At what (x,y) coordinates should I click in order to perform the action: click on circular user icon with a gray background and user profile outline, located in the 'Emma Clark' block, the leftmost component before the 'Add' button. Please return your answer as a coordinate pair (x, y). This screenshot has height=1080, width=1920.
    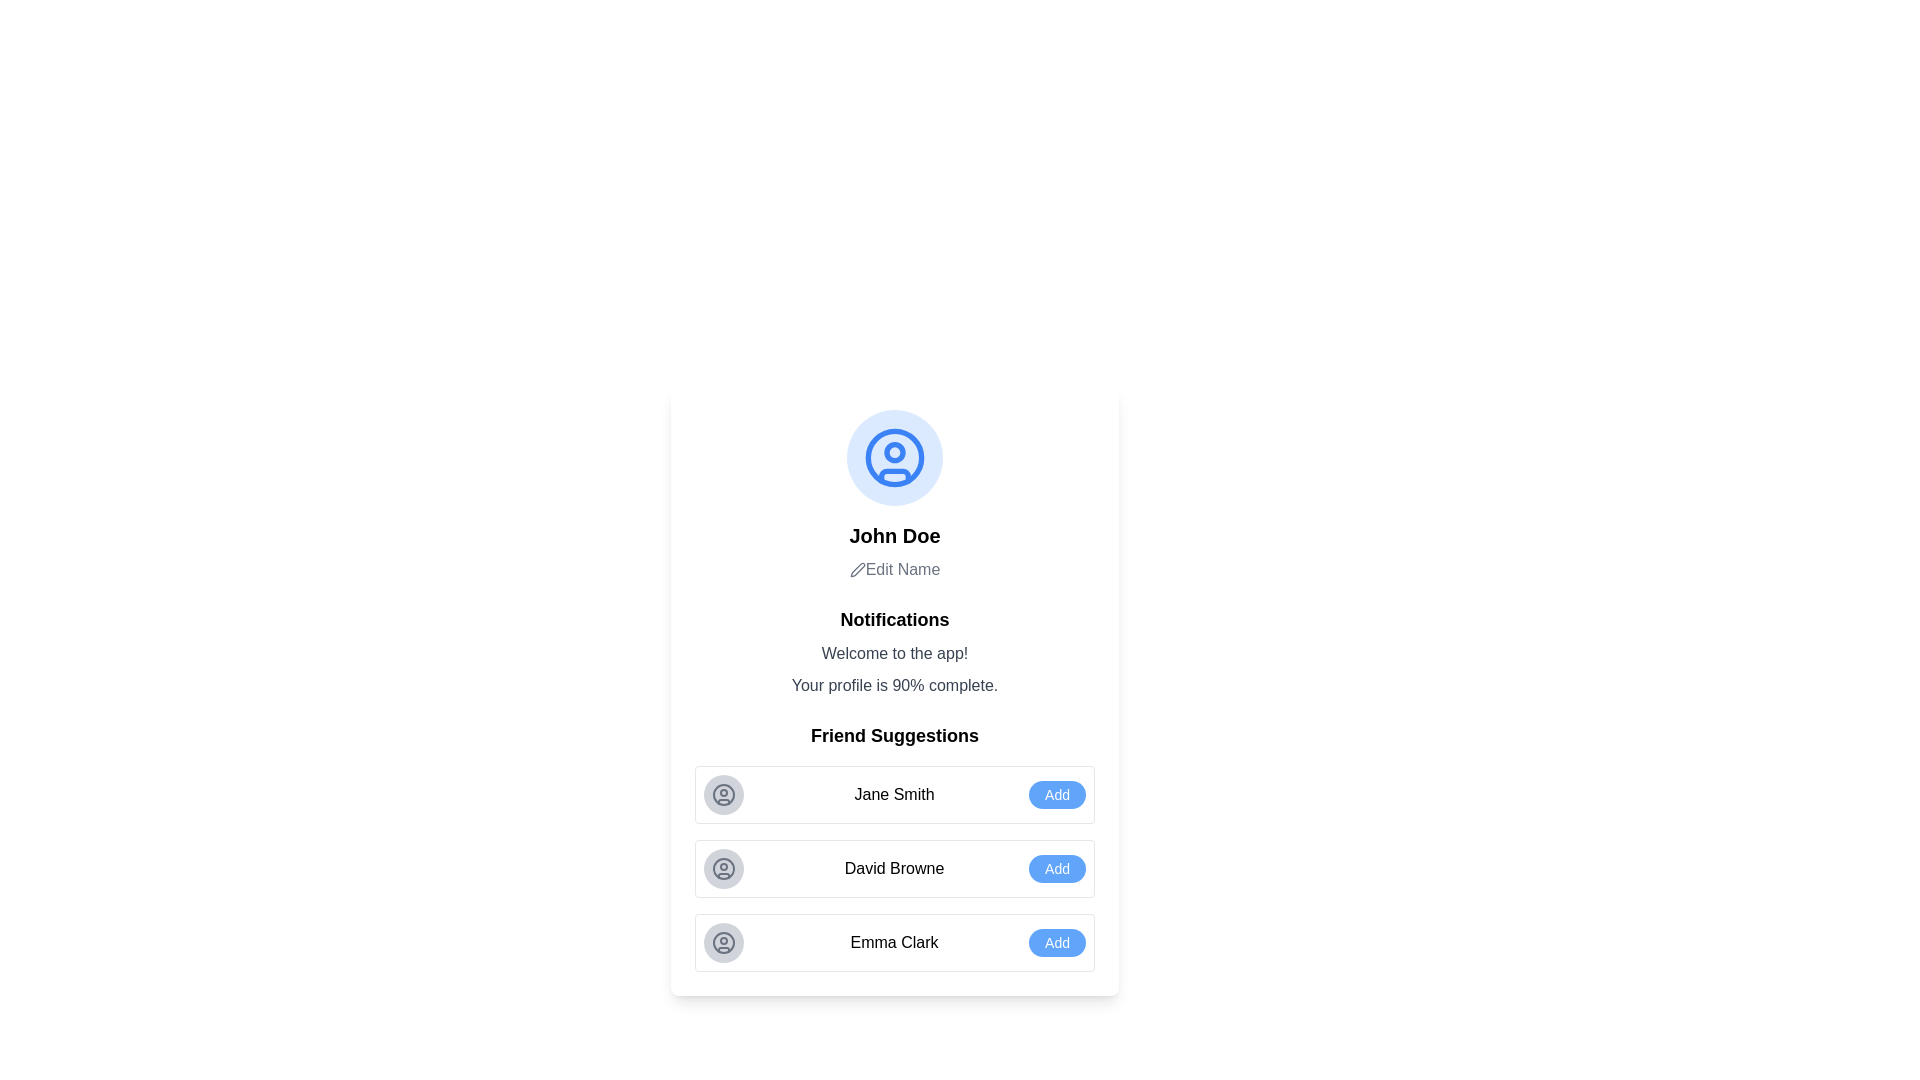
    Looking at the image, I should click on (723, 942).